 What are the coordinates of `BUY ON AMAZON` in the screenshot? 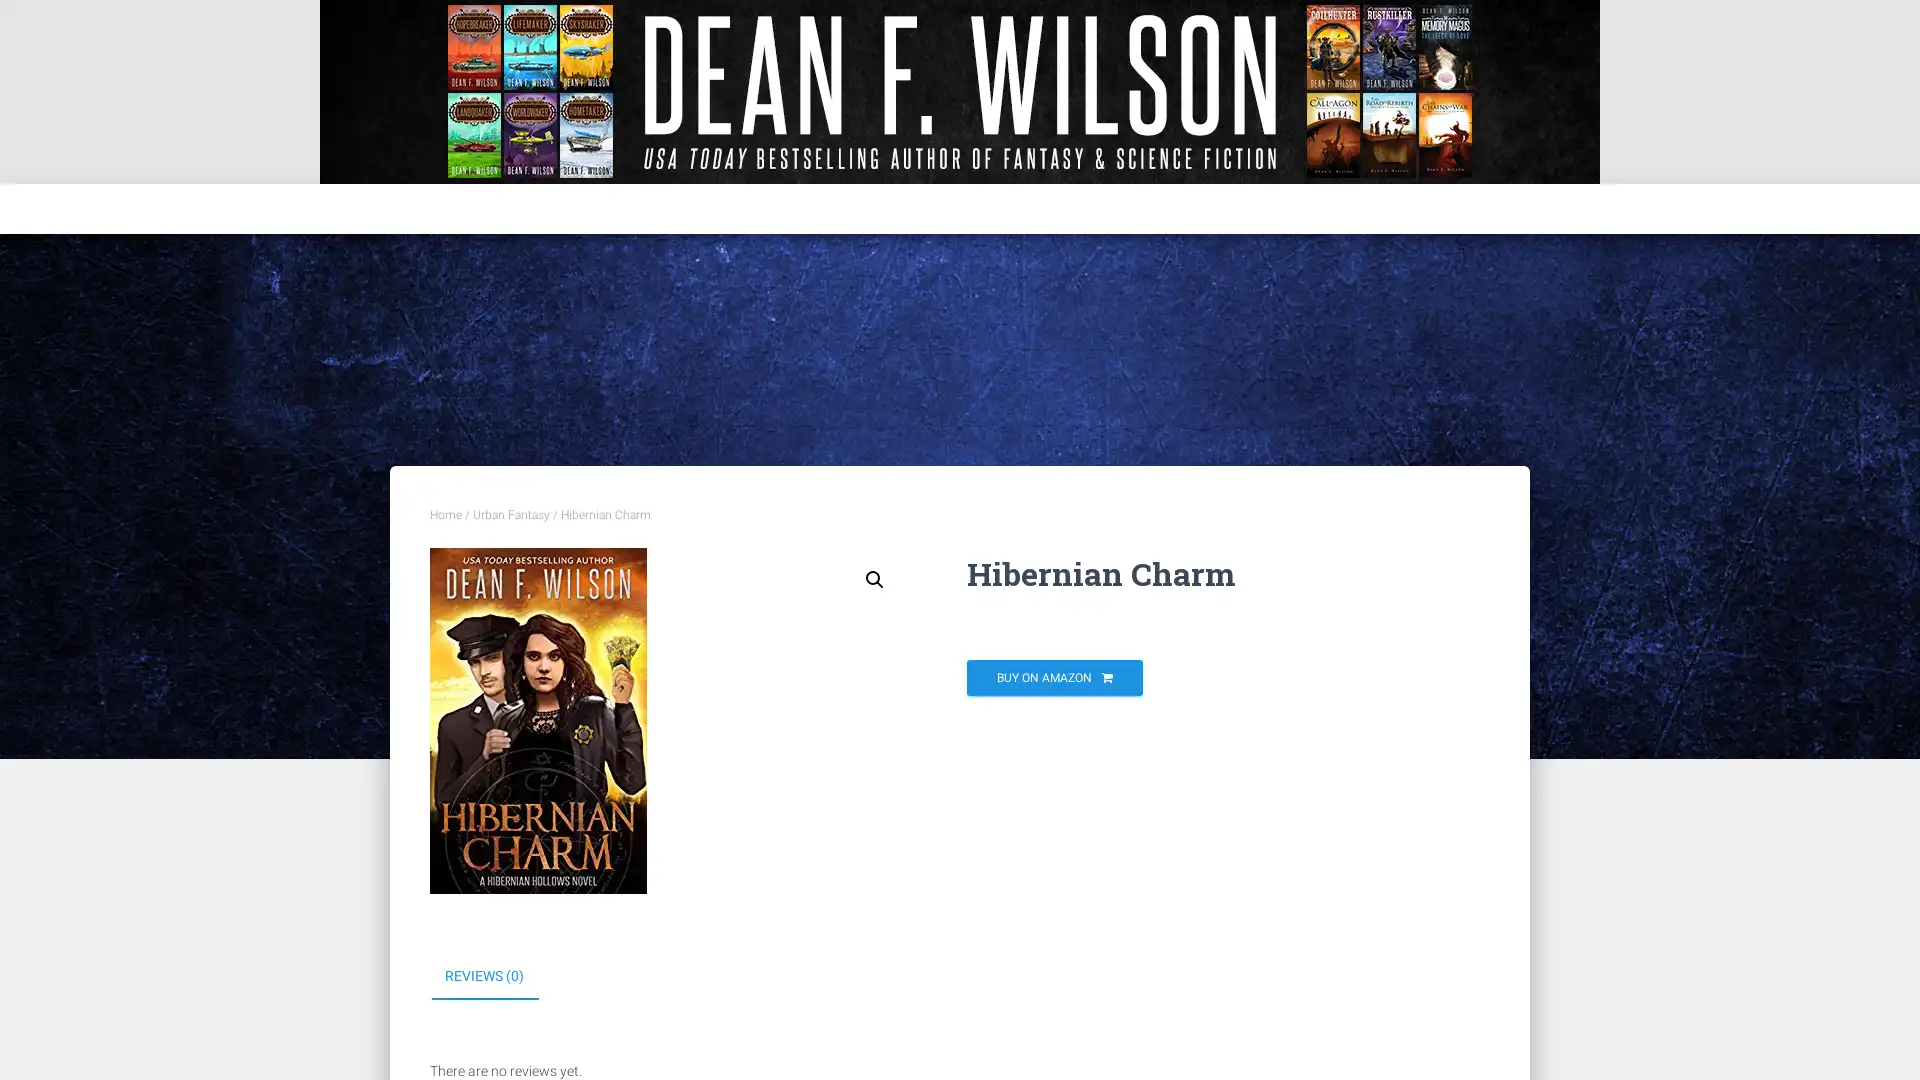 It's located at (1054, 677).